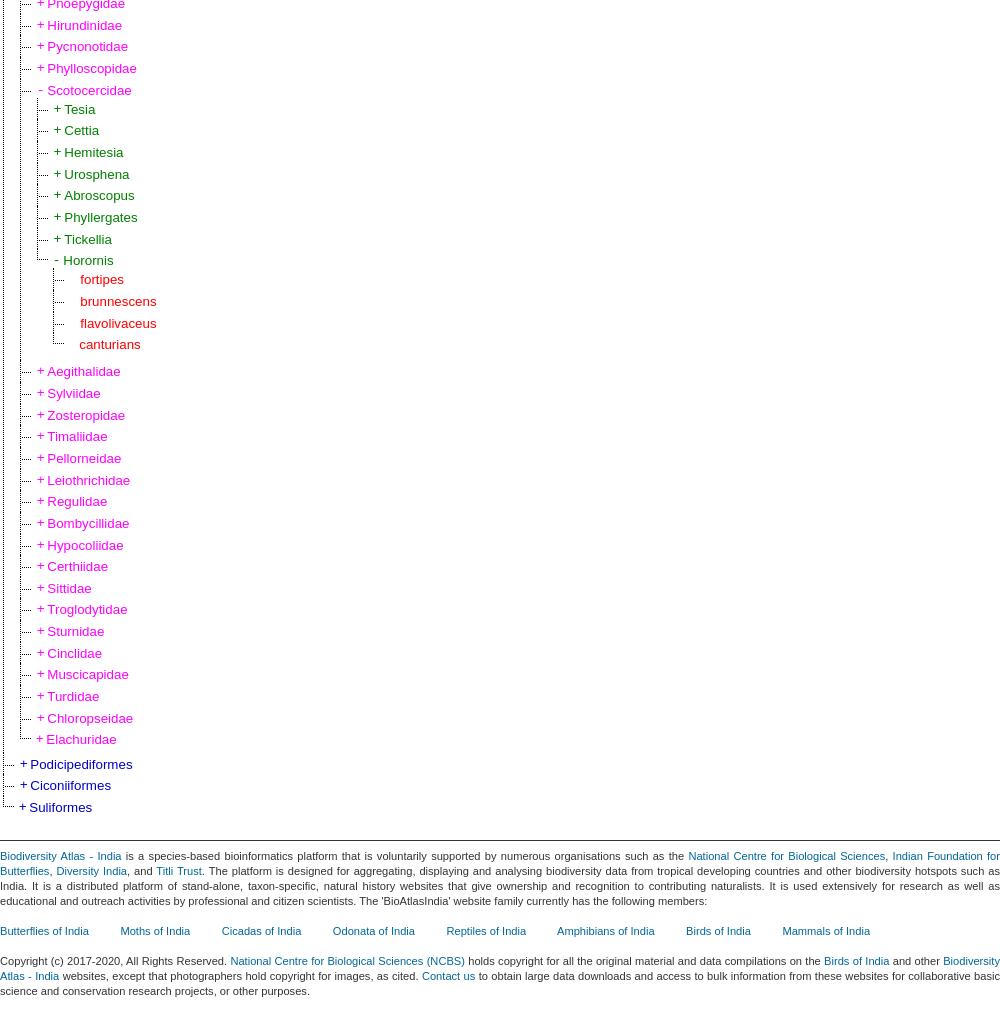 The image size is (1000, 1013). Describe the element at coordinates (0, 884) in the screenshot. I see `'. The platform is designed for aggregating, displaying and analysing biodiversity data from tropical developing countries and other biodiversity hotspots such as India. It is a distributed platform of stand-alone, taxon-specific, natural history websites that give ownership and recognition to contributing naturalists. It is used extensively for research as well as educational and outreach activities by professional and citizen scientists. The 'BioAtlasIndia' website family currently has the following members:'` at that location.